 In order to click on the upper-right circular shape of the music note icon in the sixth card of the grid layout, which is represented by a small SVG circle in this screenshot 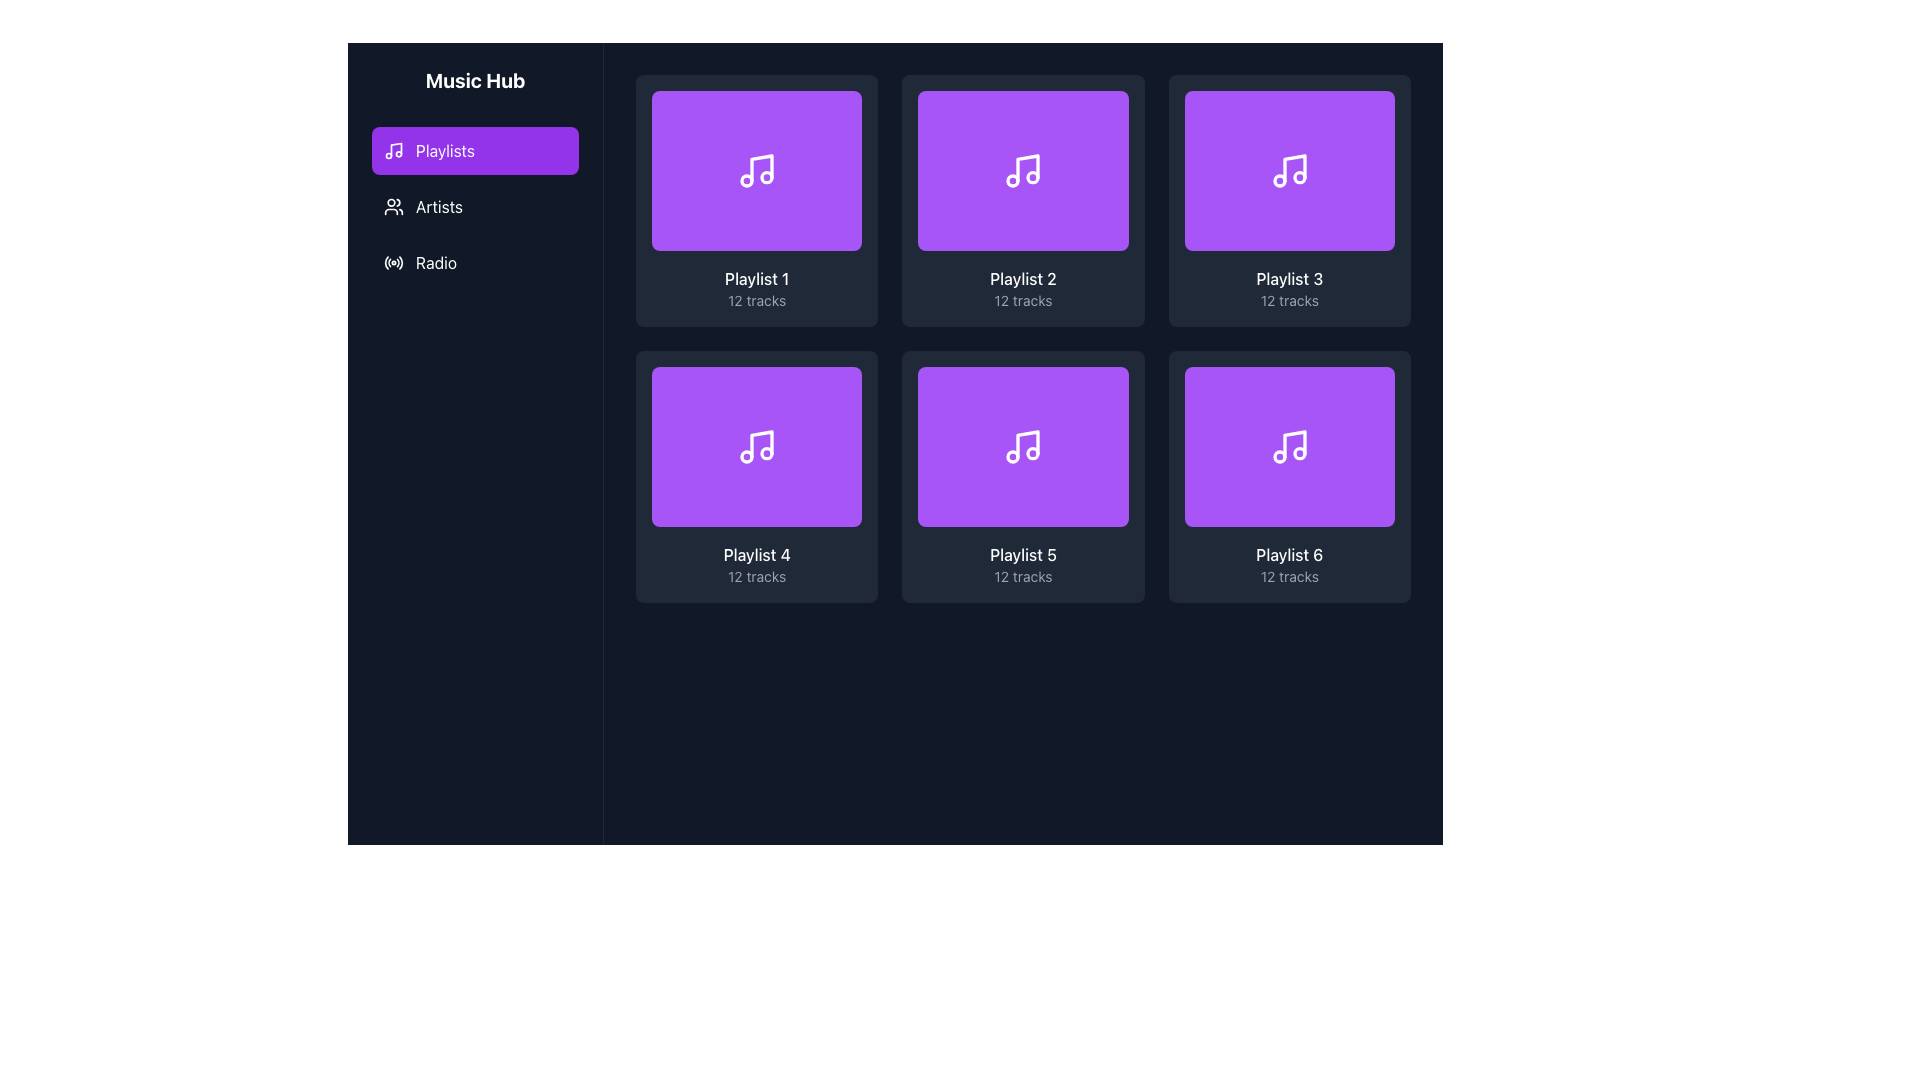, I will do `click(1299, 453)`.